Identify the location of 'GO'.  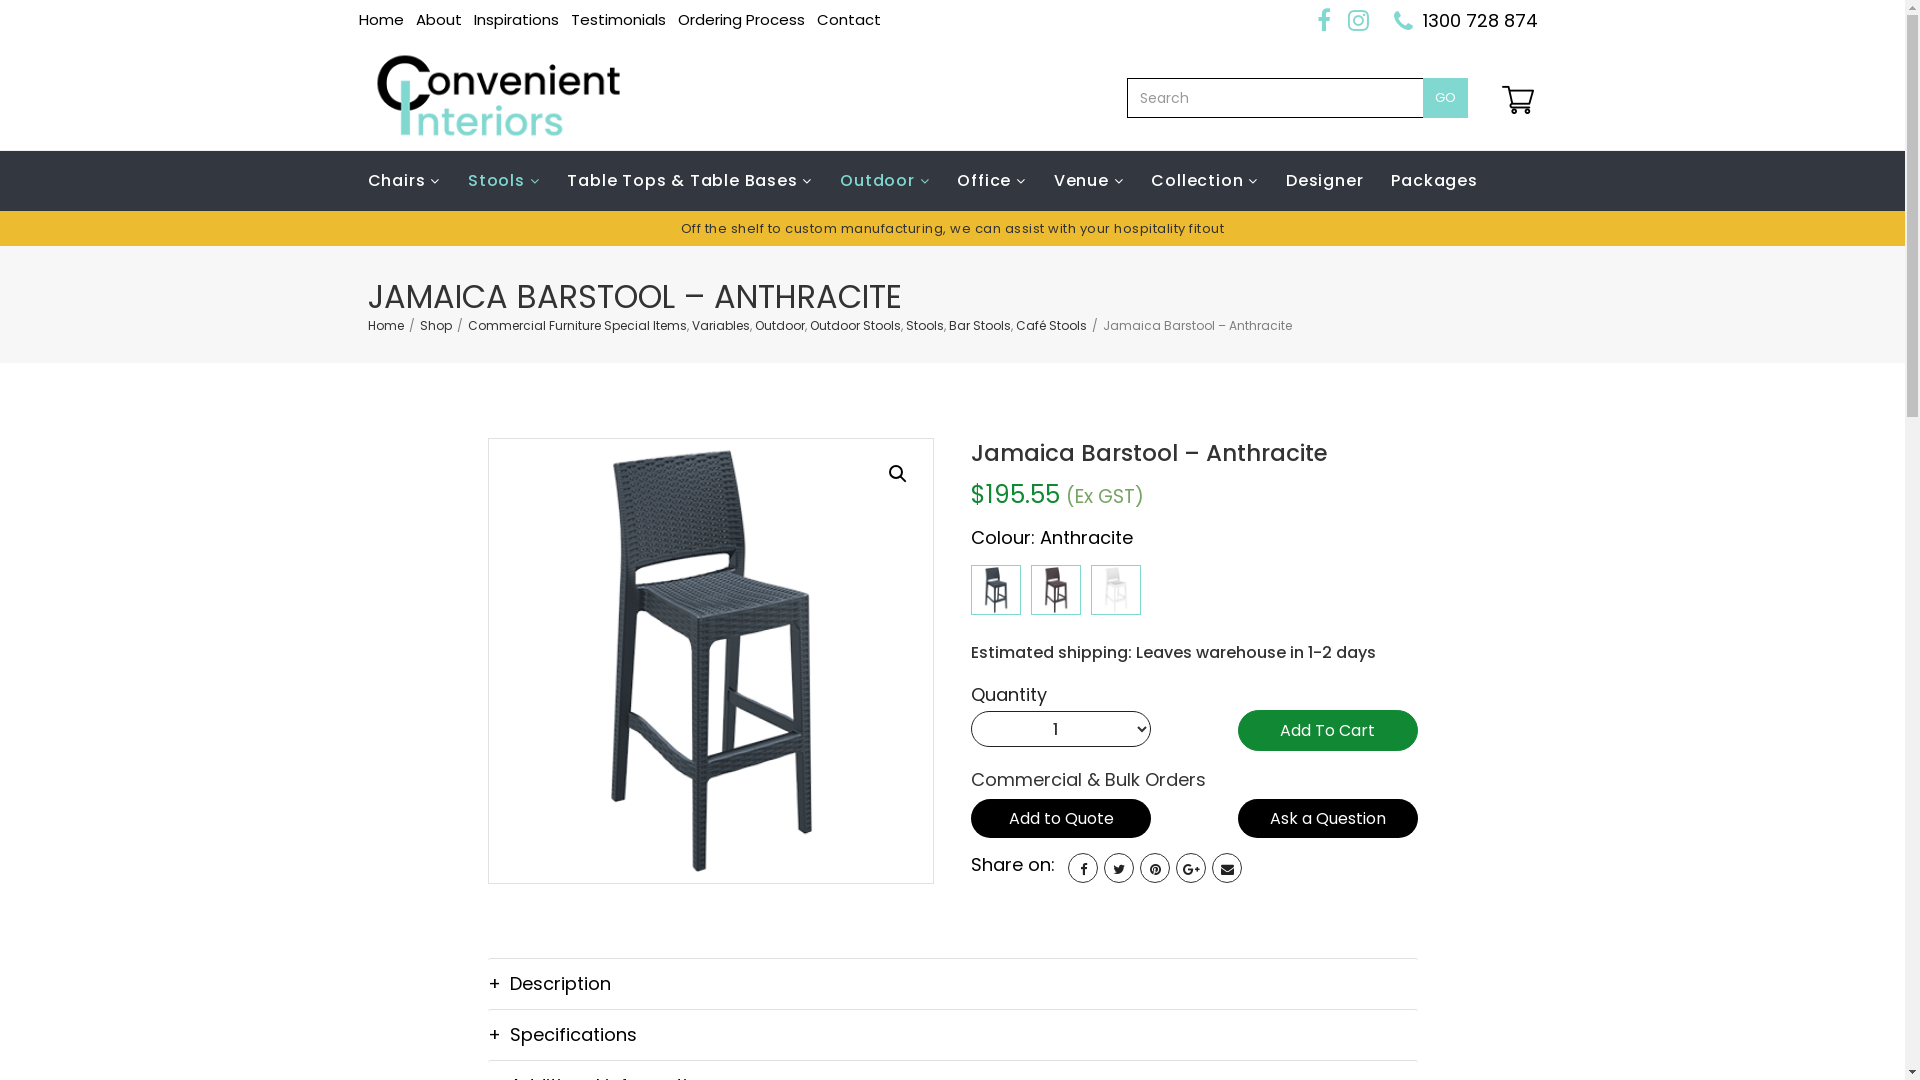
(1444, 97).